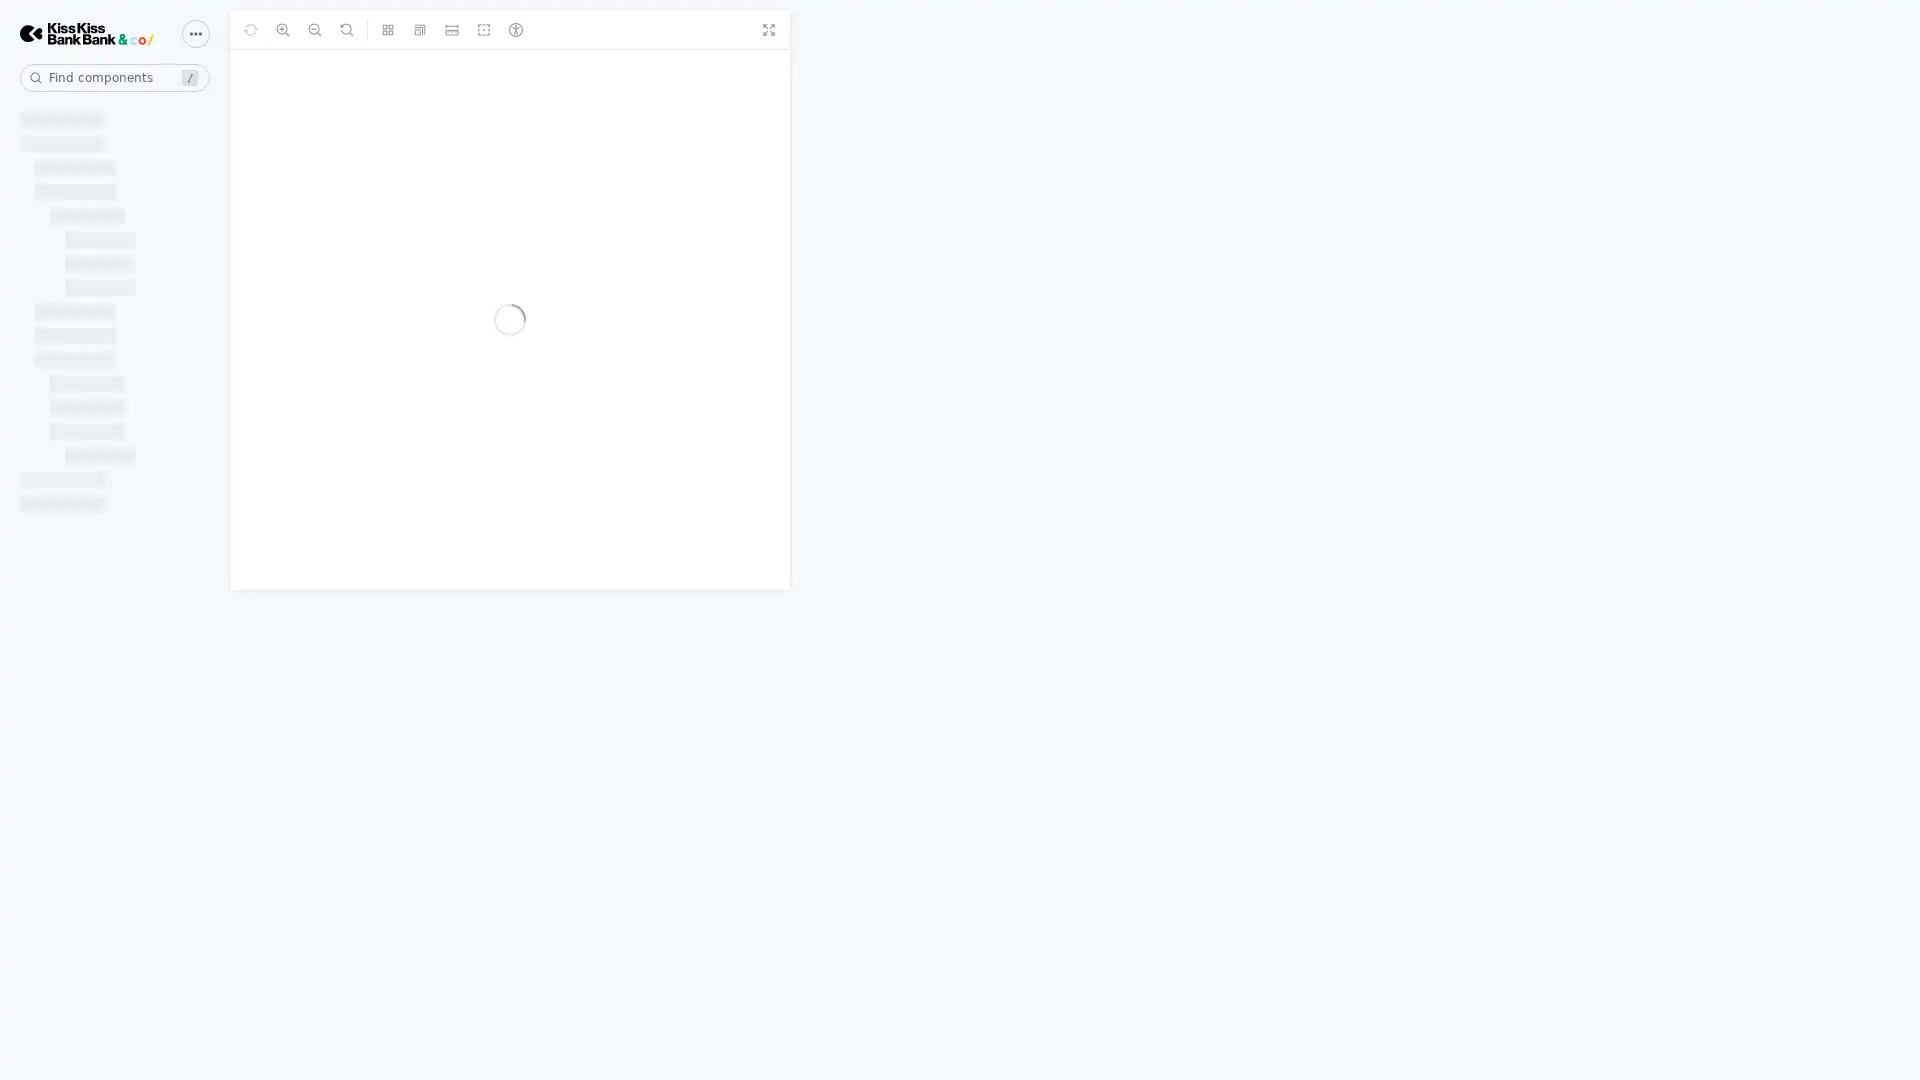 This screenshot has width=1920, height=1080. Describe the element at coordinates (345, 30) in the screenshot. I see `Docs` at that location.